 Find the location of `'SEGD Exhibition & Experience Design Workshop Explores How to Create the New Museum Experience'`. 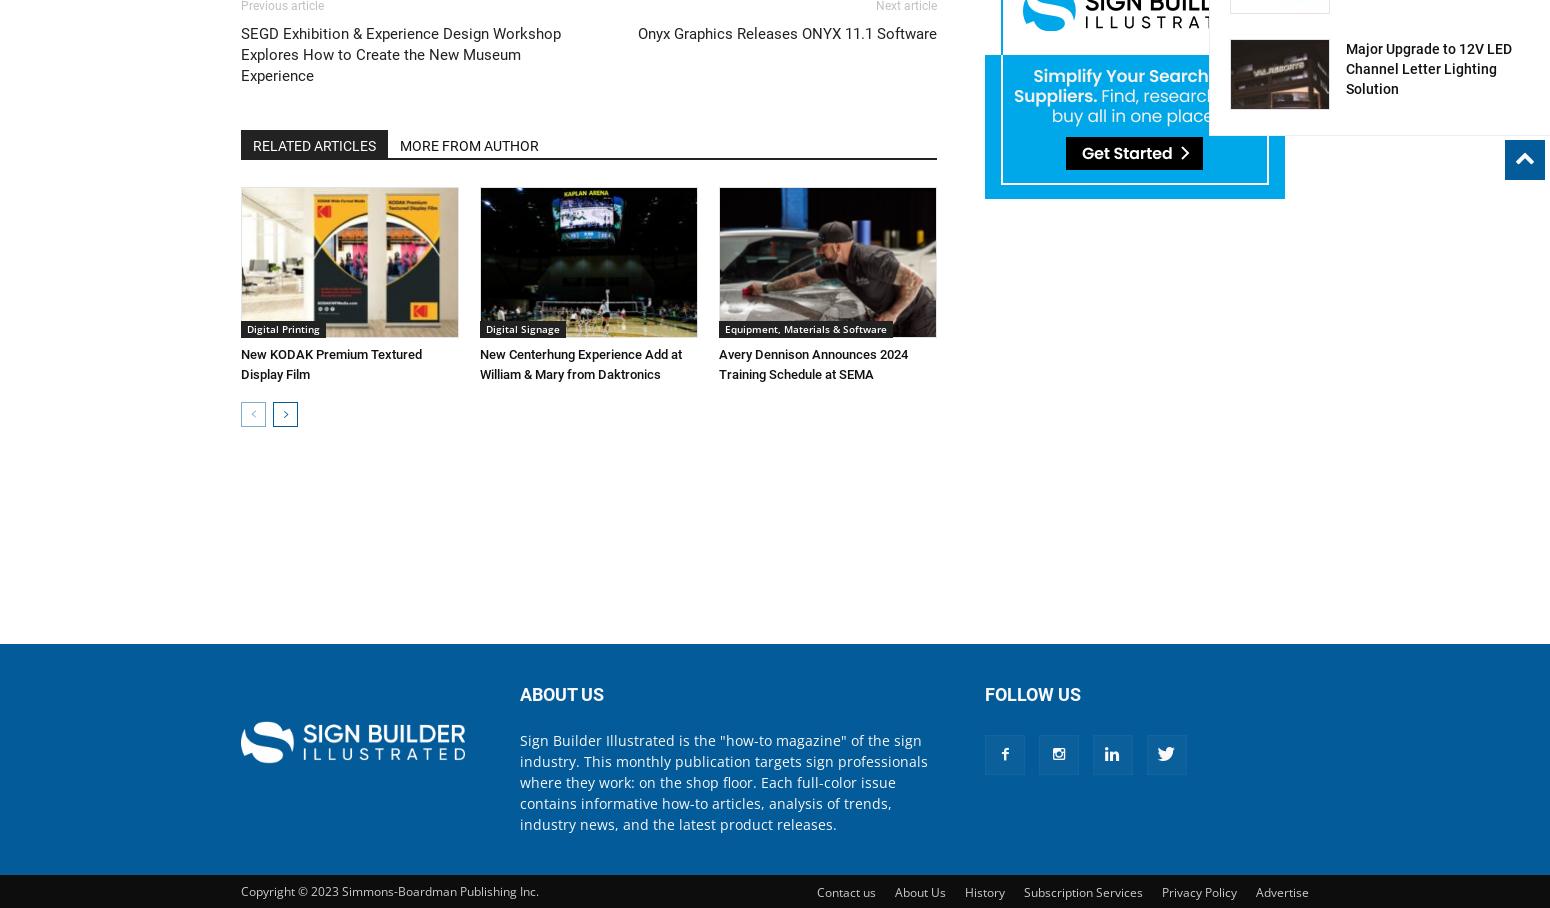

'SEGD Exhibition & Experience Design Workshop Explores How to Create the New Museum Experience' is located at coordinates (400, 55).